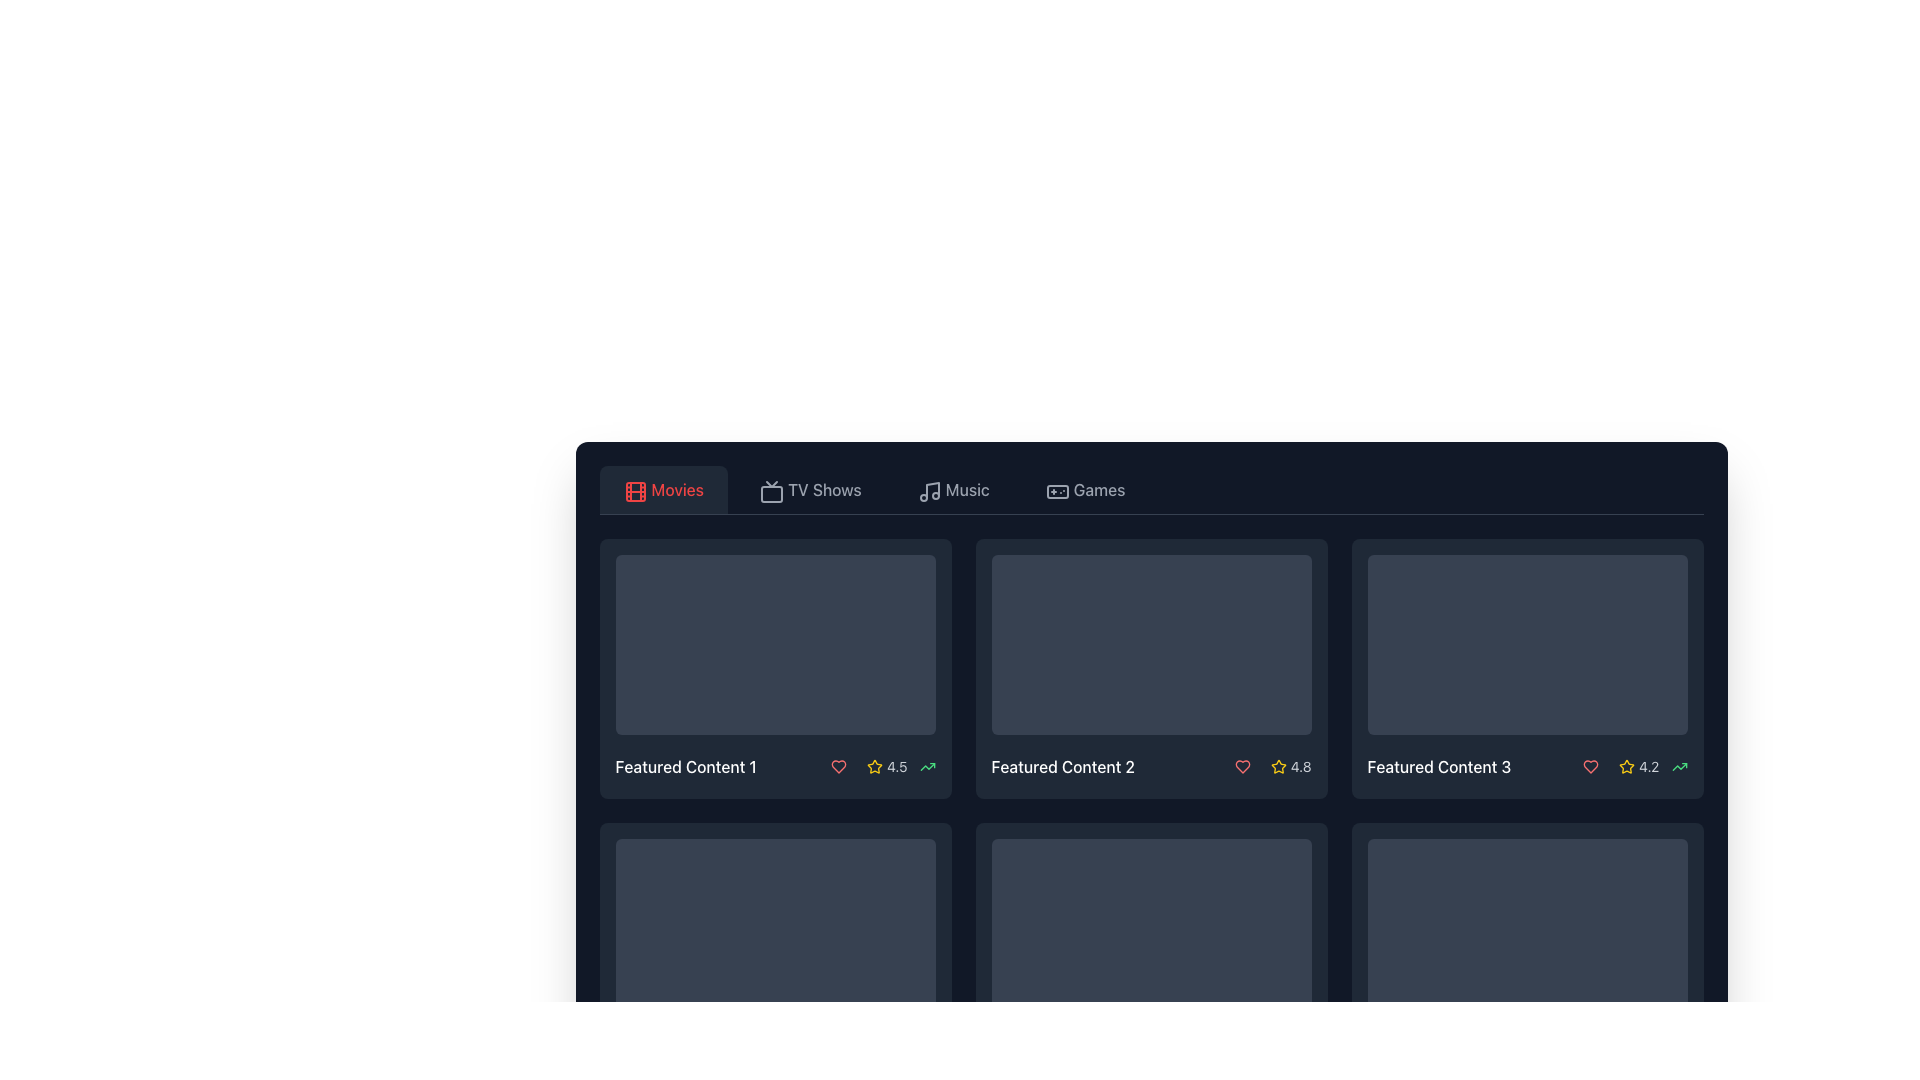 The image size is (1920, 1080). Describe the element at coordinates (1627, 765) in the screenshot. I see `the star-shaped icon rendered in SVG, which is yellow and part of the rating system, located at the bottom right of the 'Featured Content 3' card` at that location.